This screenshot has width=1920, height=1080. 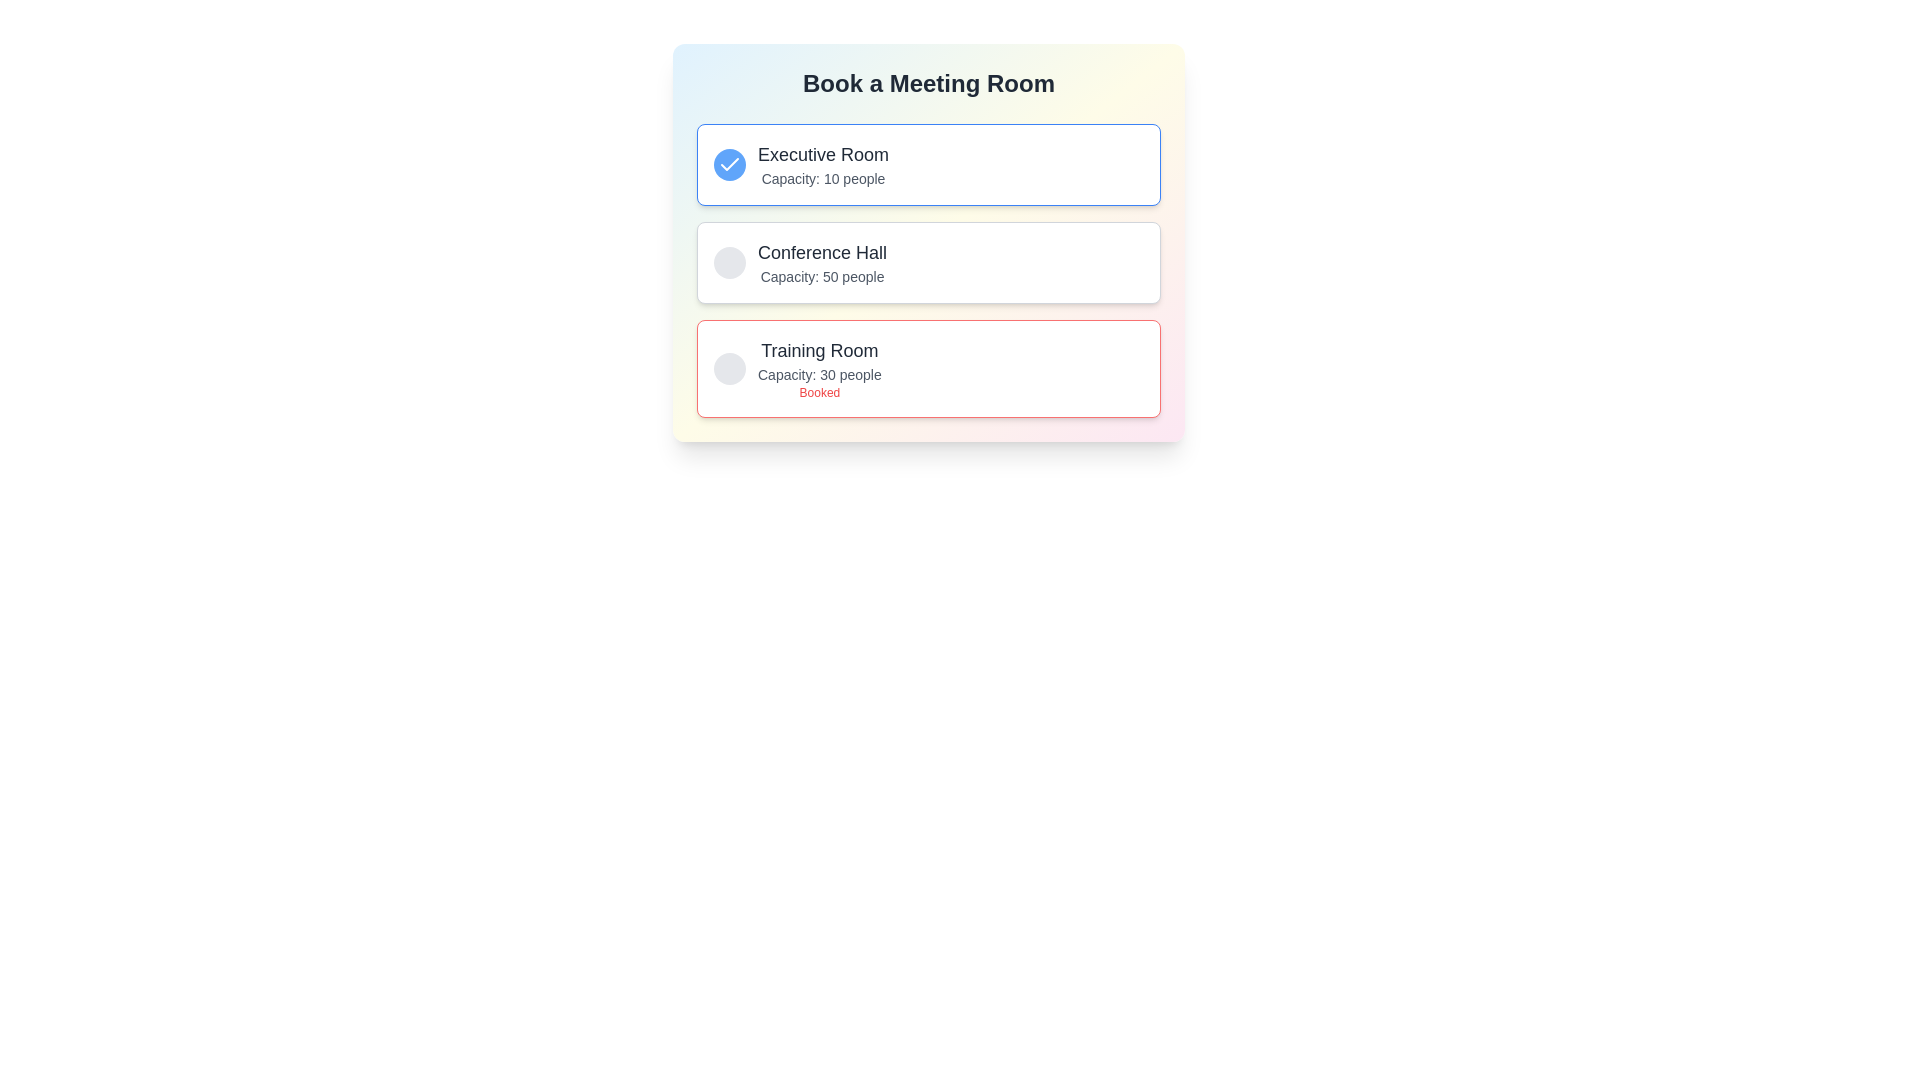 I want to click on information presented in the 'Conference Hall' informational text block, which is the second option in a vertical list of room details, so click(x=822, y=261).